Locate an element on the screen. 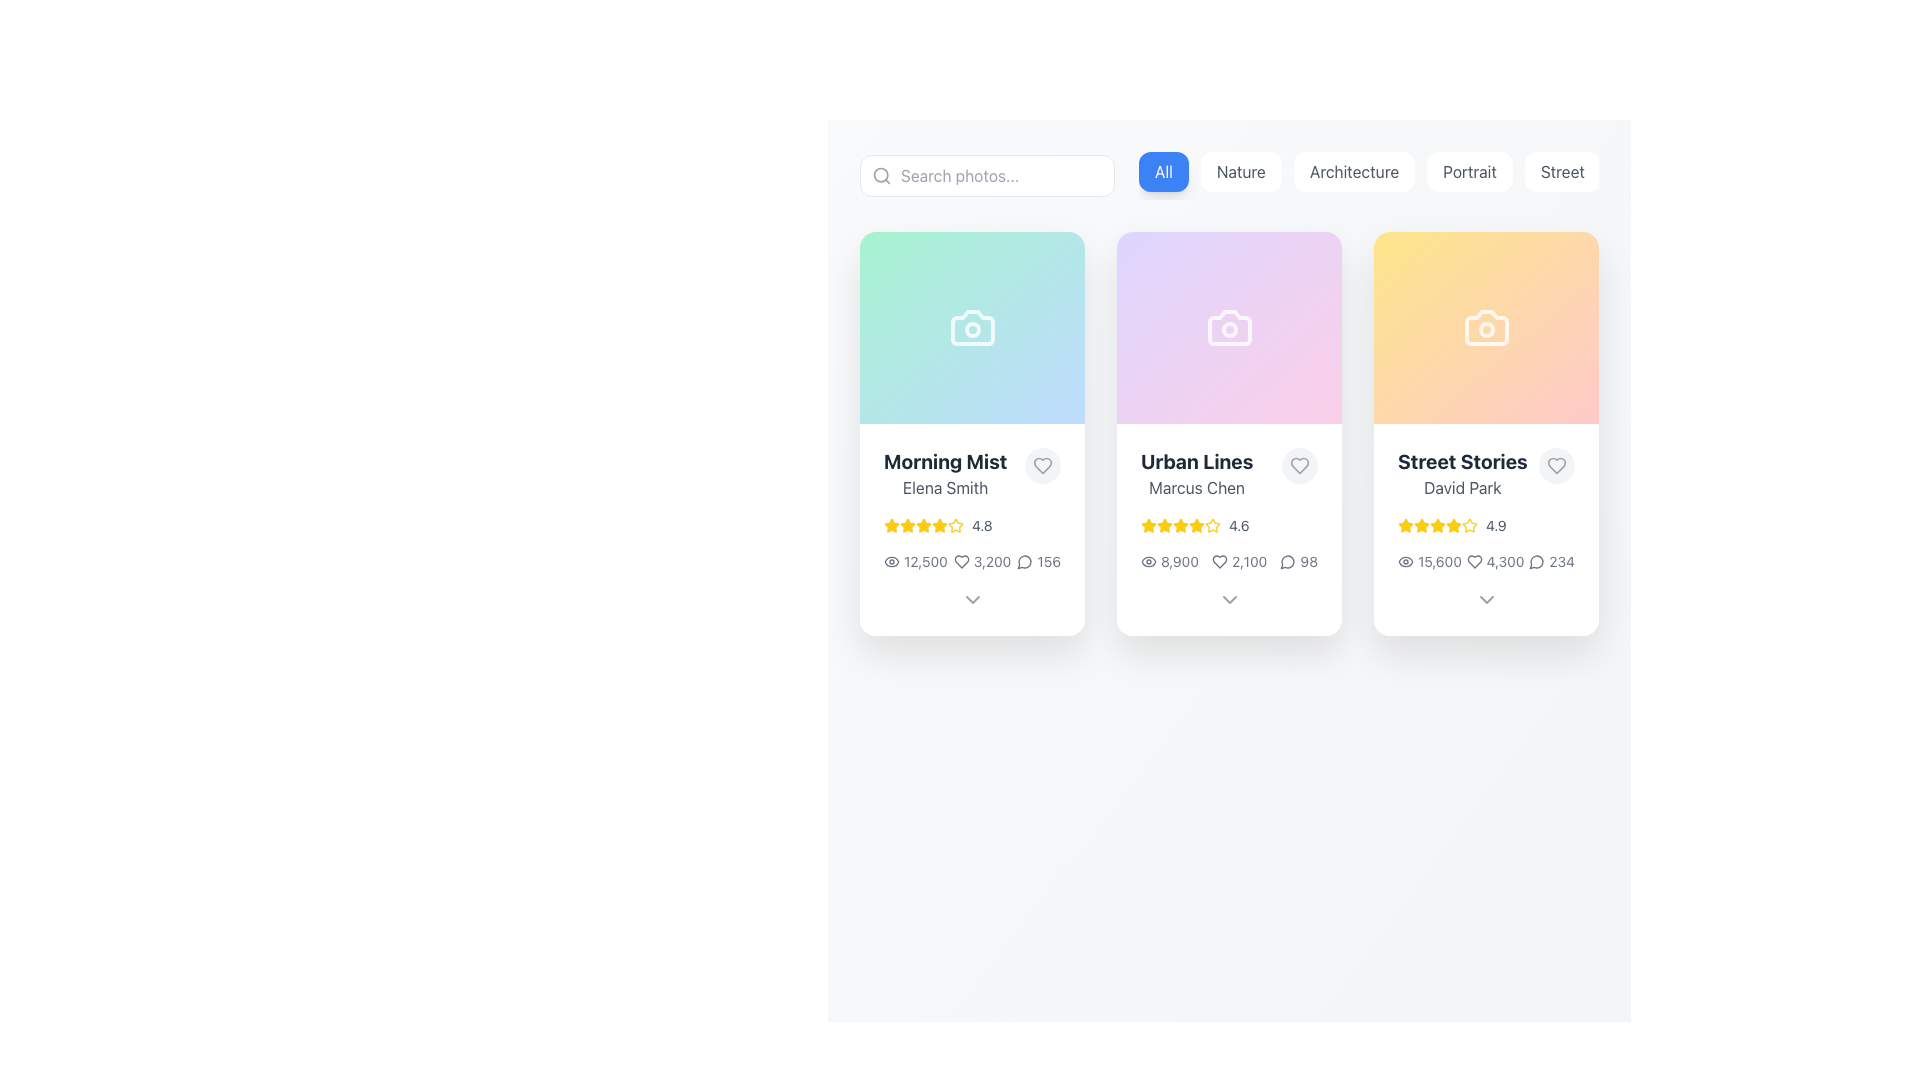 The height and width of the screenshot is (1080, 1920). the heart-shaped icon used for marking an item as a favorite, located in the top-right corner of the first card in a horizontal row of cards is located at coordinates (1041, 466).